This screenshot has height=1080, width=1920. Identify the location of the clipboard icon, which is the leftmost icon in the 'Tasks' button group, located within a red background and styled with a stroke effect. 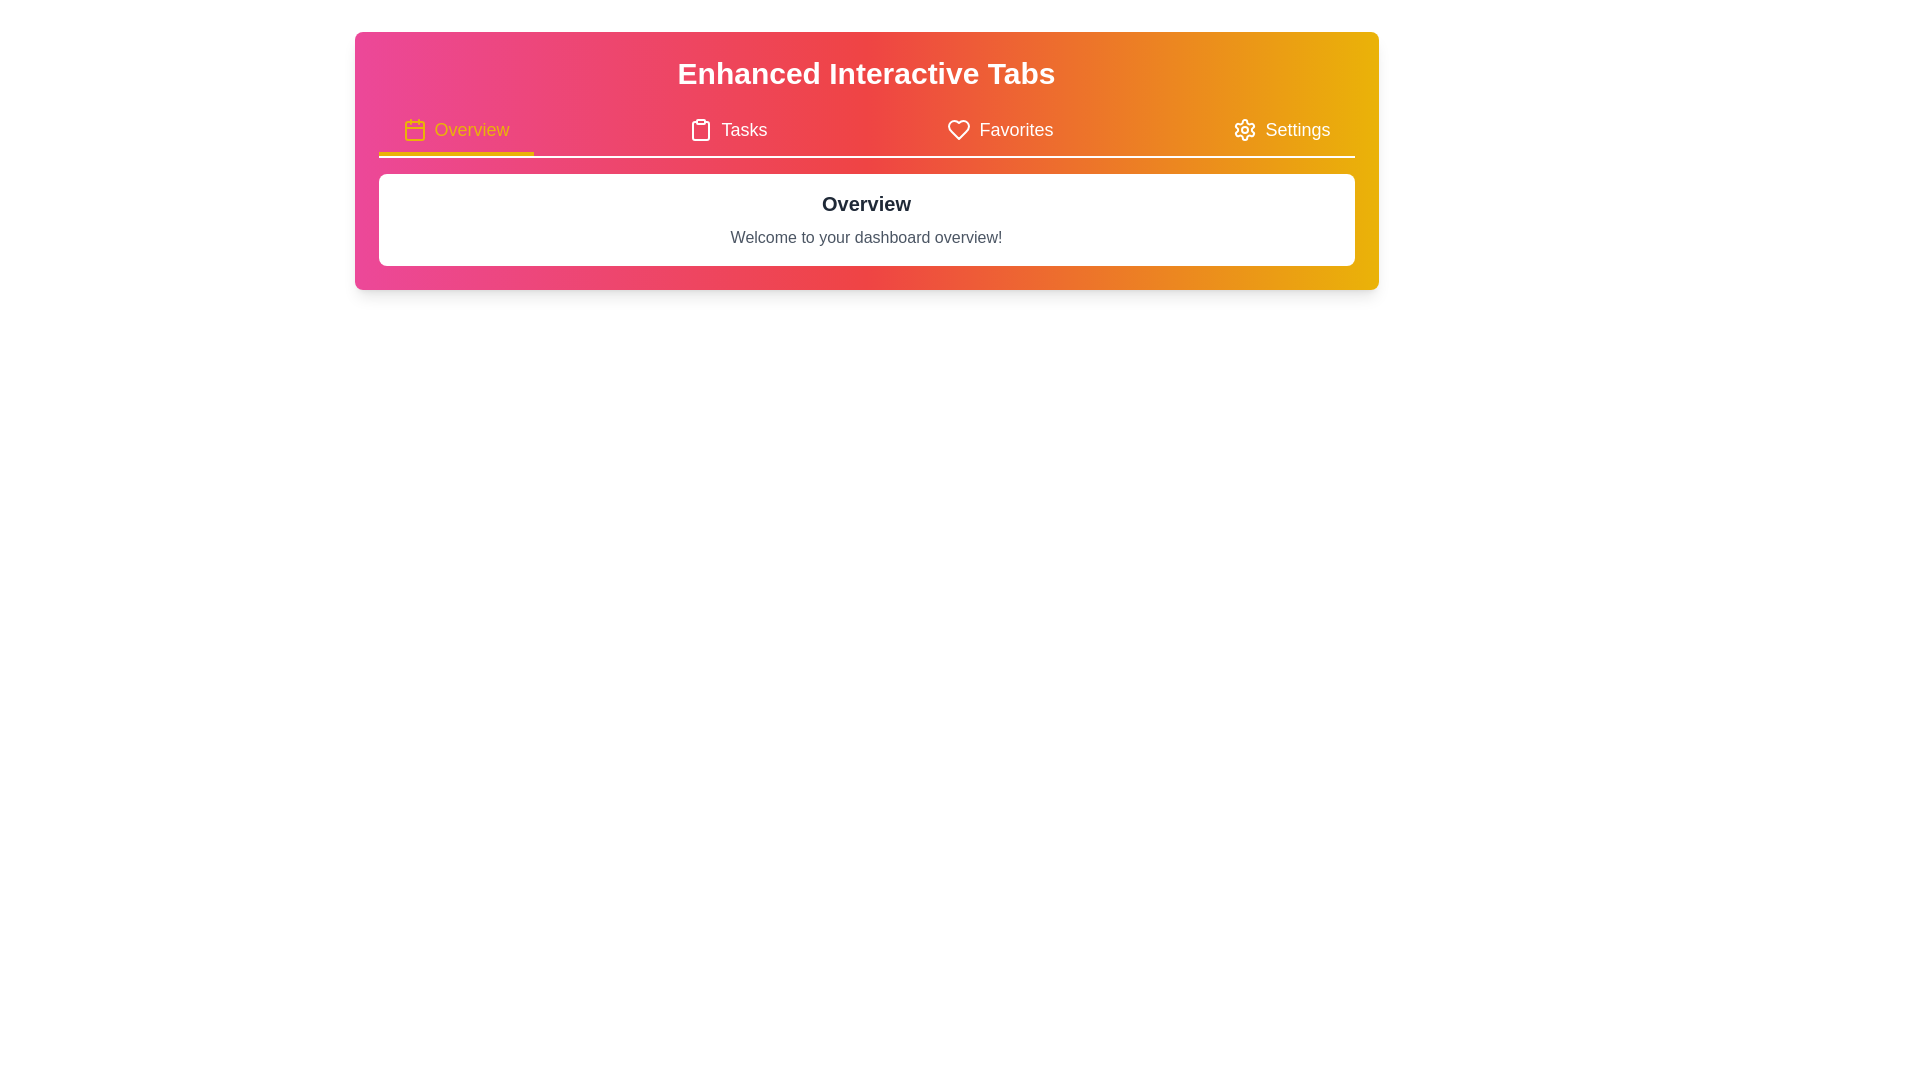
(701, 130).